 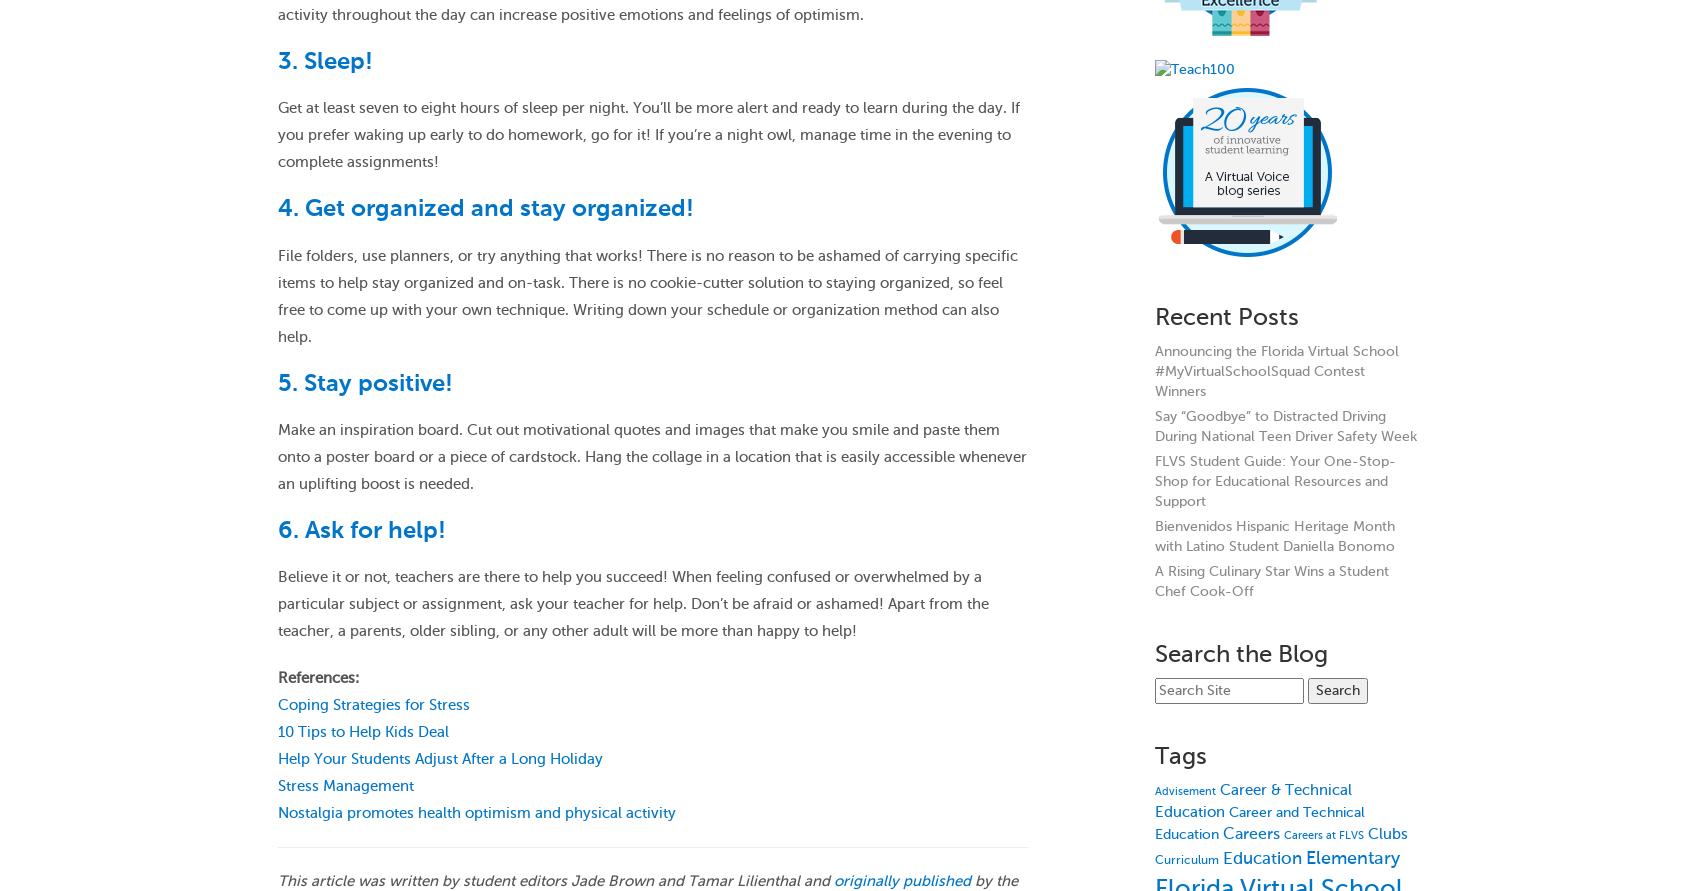 I want to click on 'Careers', so click(x=1250, y=833).